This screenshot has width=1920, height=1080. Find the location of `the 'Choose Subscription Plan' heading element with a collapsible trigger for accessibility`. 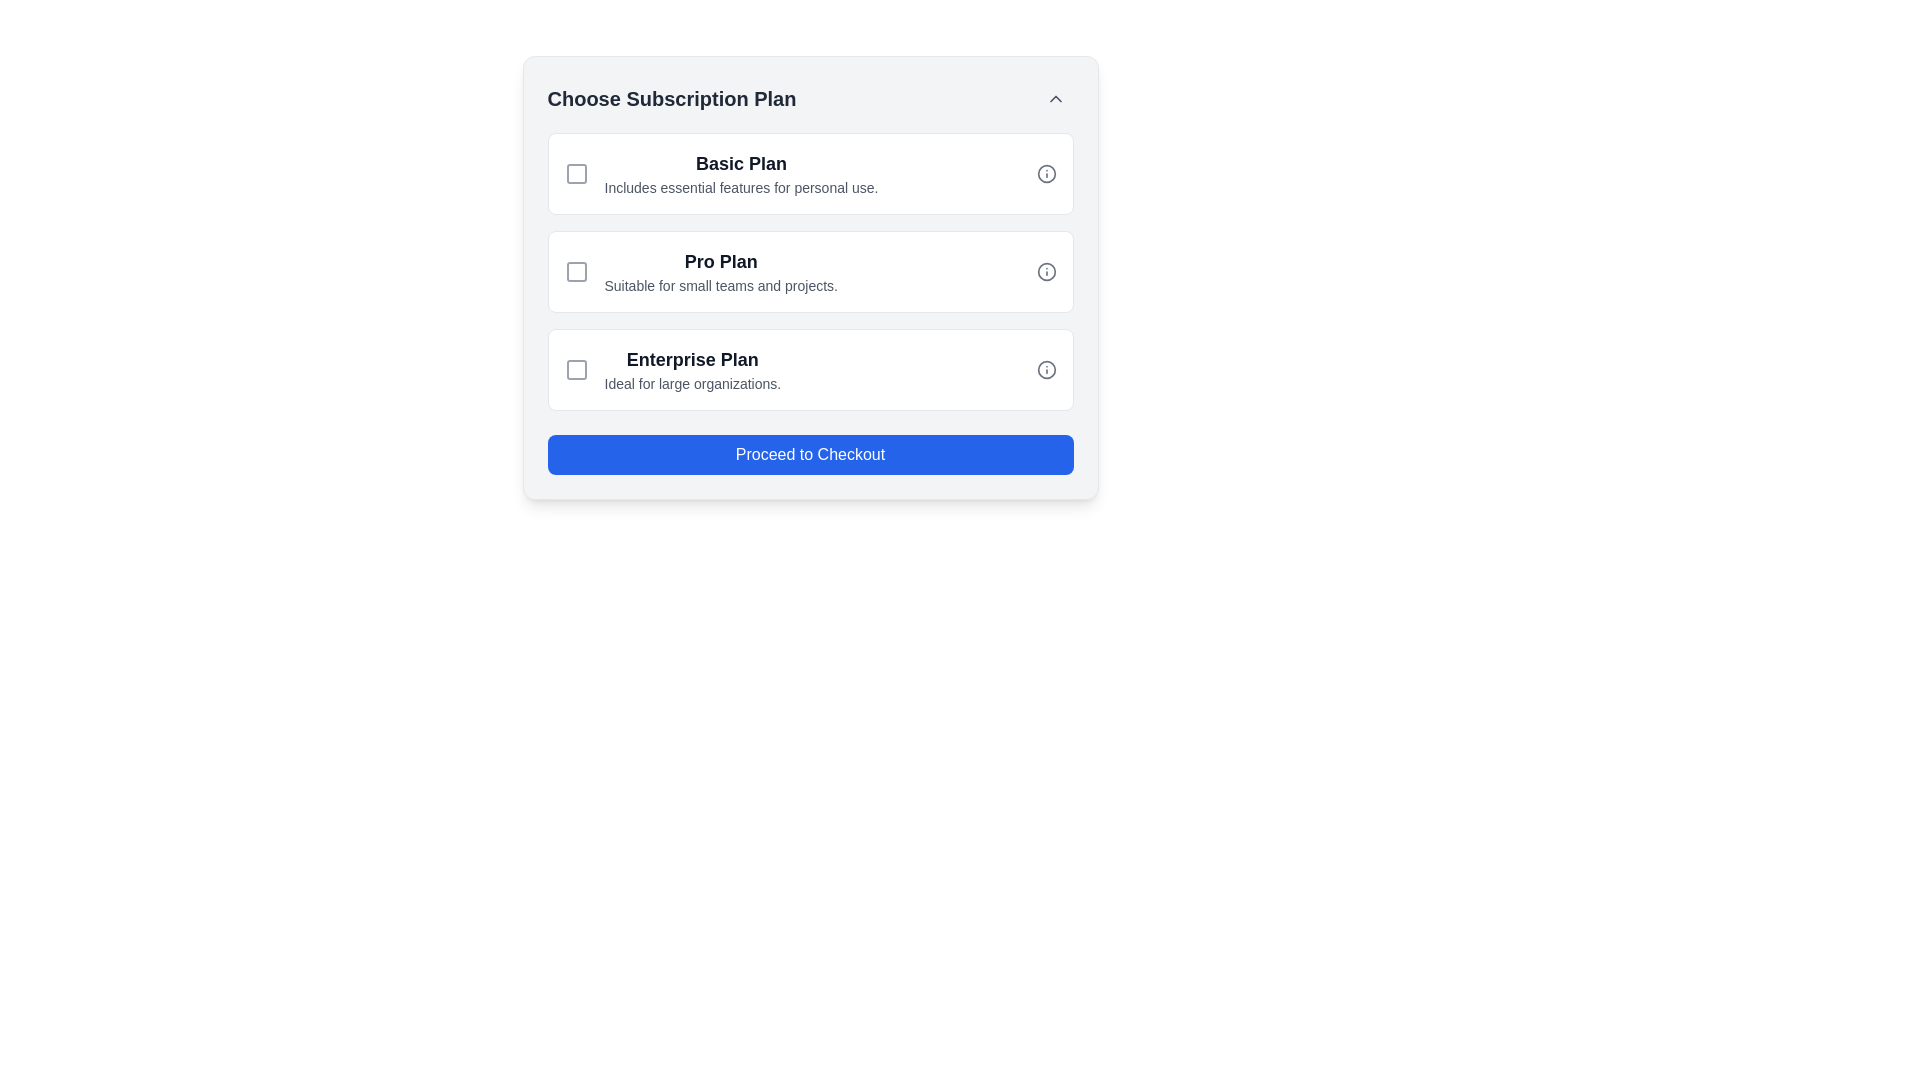

the 'Choose Subscription Plan' heading element with a collapsible trigger for accessibility is located at coordinates (810, 99).